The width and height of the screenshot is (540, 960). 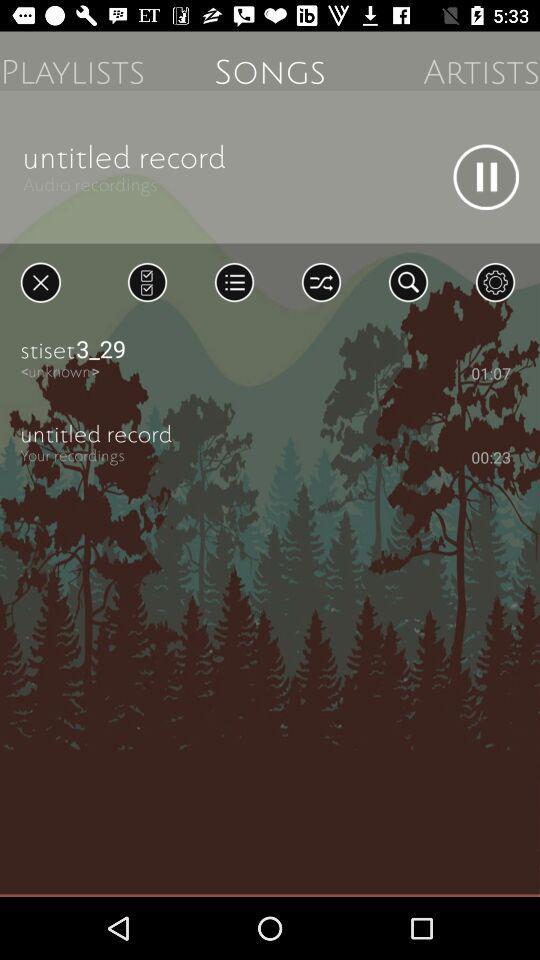 What do you see at coordinates (233, 281) in the screenshot?
I see `the list icon` at bounding box center [233, 281].